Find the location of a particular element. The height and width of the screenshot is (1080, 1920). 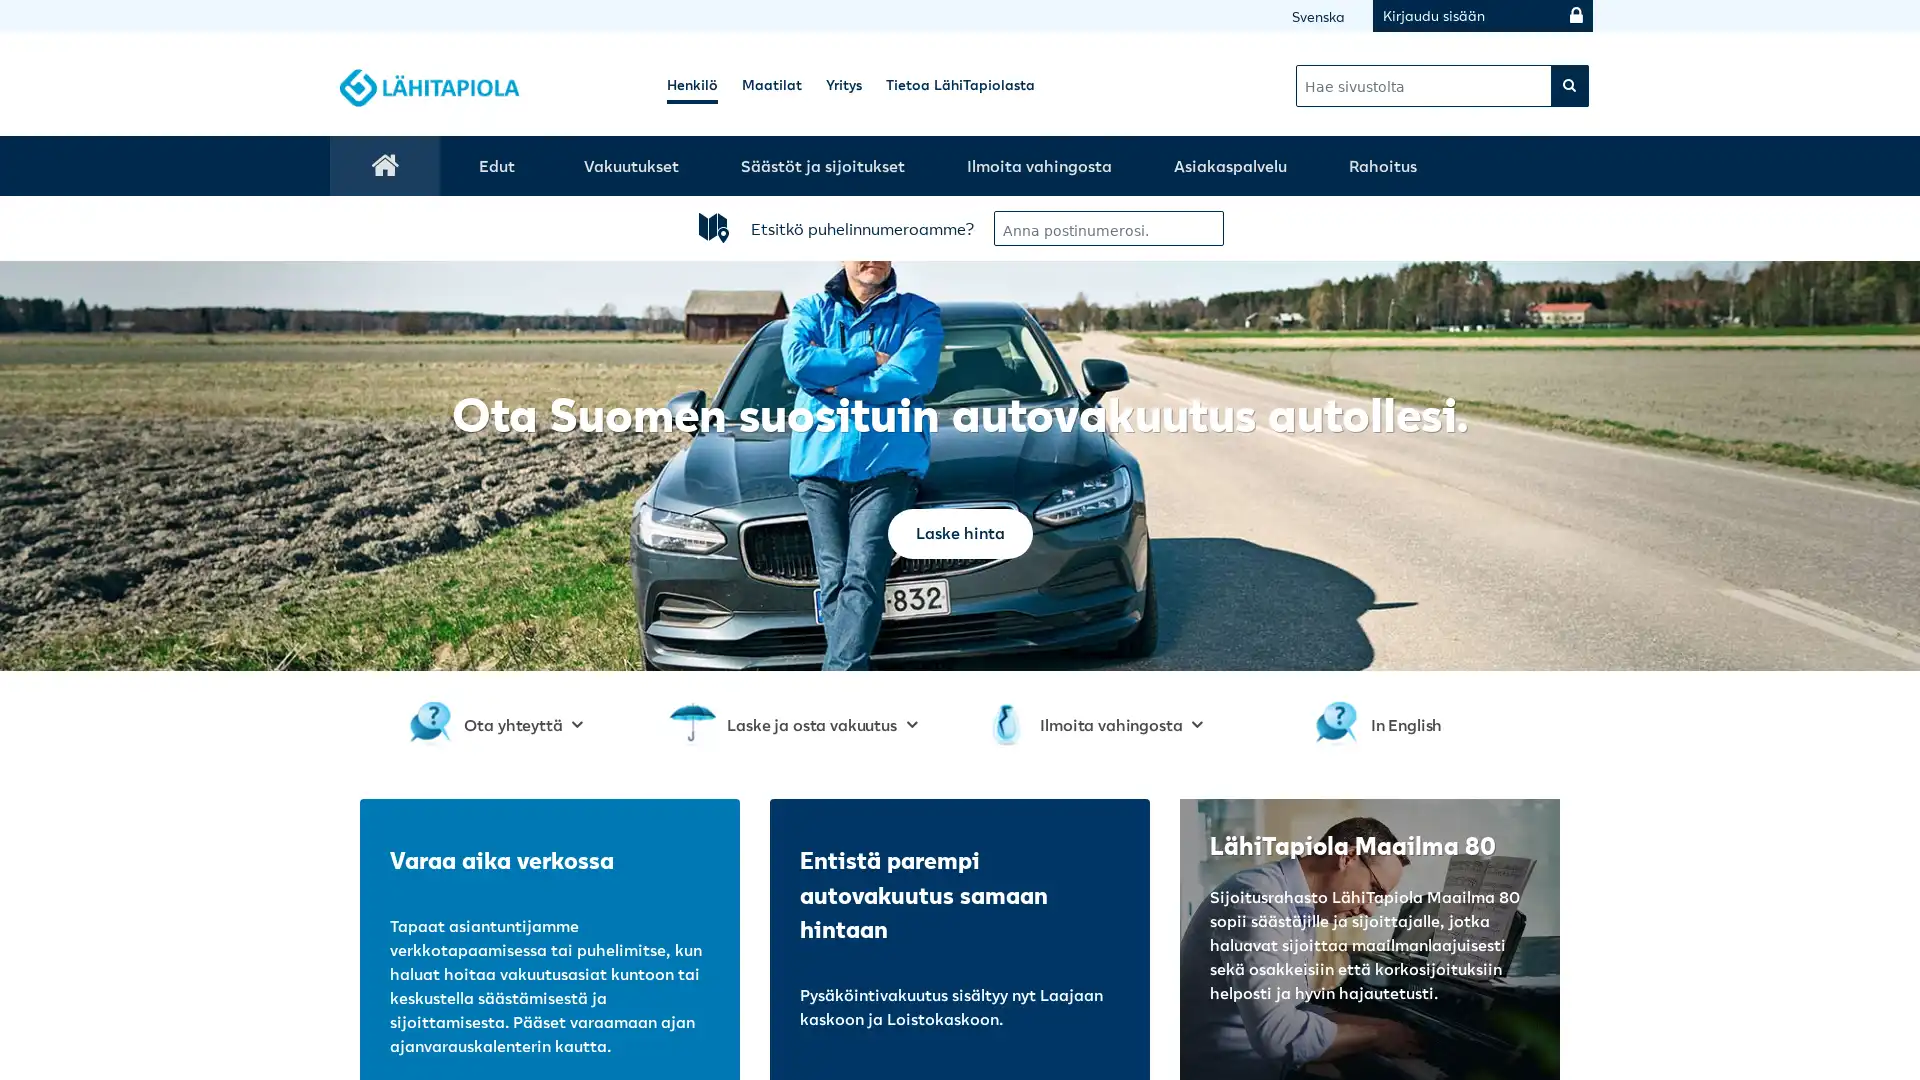

Hyvaksy kaikki evasteet is located at coordinates (1113, 365).